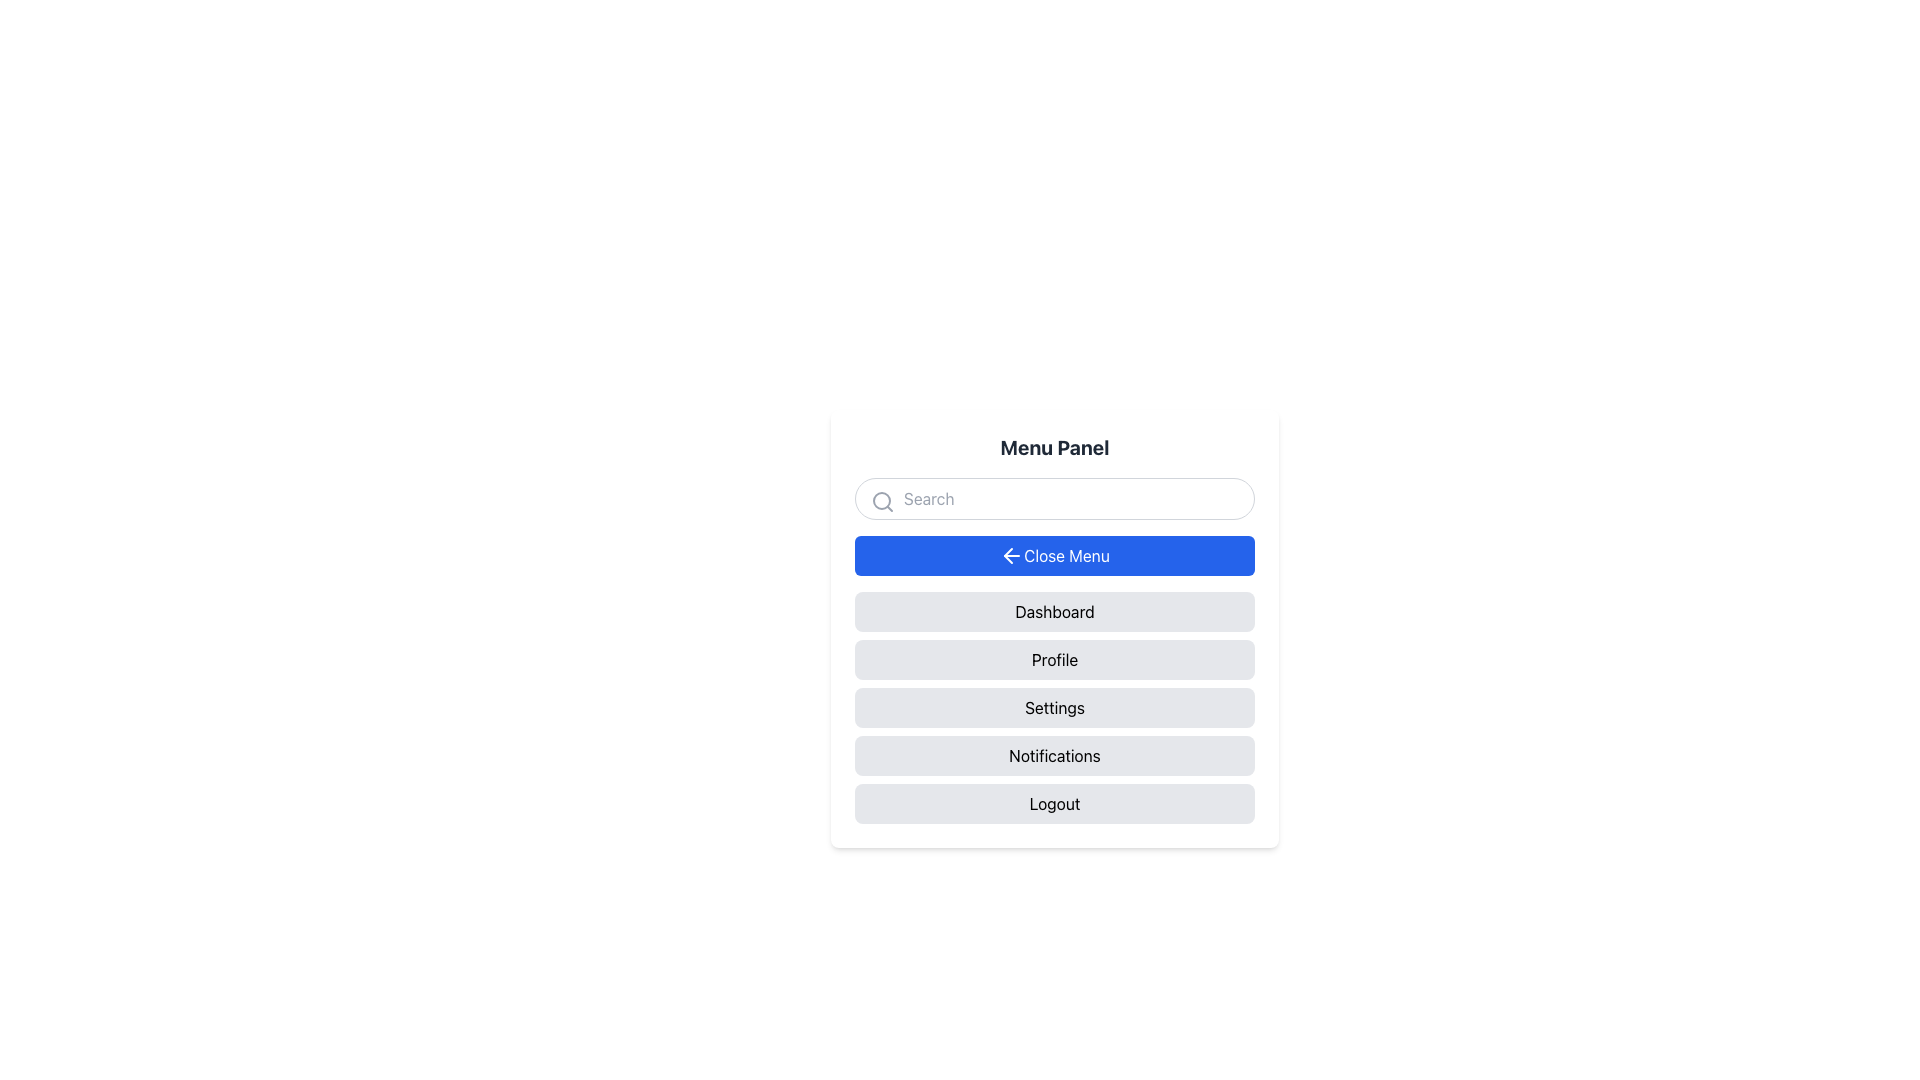  What do you see at coordinates (1054, 446) in the screenshot?
I see `the text within the bold 'Menu Panel' label, which is prominently displayed at the top of the menu panel interface above the search input field` at bounding box center [1054, 446].